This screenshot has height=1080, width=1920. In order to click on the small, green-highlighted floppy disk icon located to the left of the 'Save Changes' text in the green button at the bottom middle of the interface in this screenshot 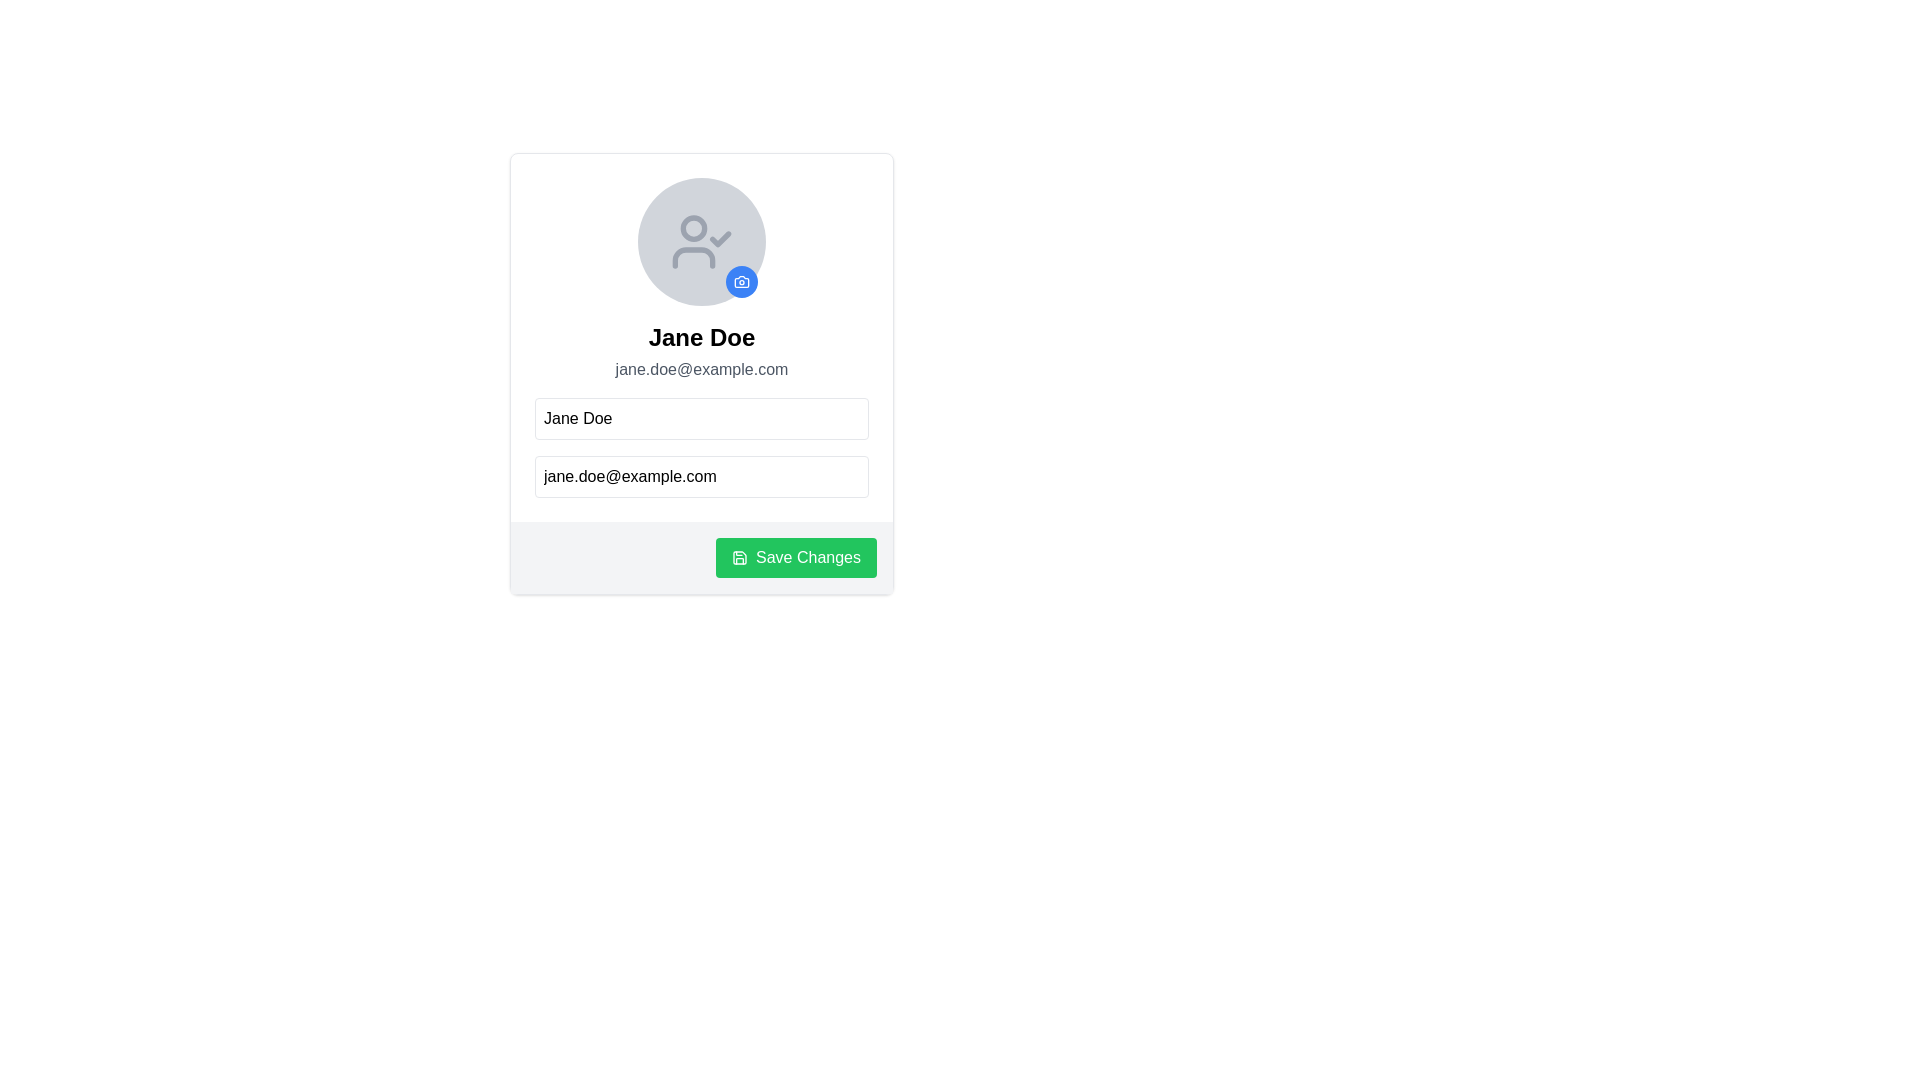, I will do `click(738, 558)`.